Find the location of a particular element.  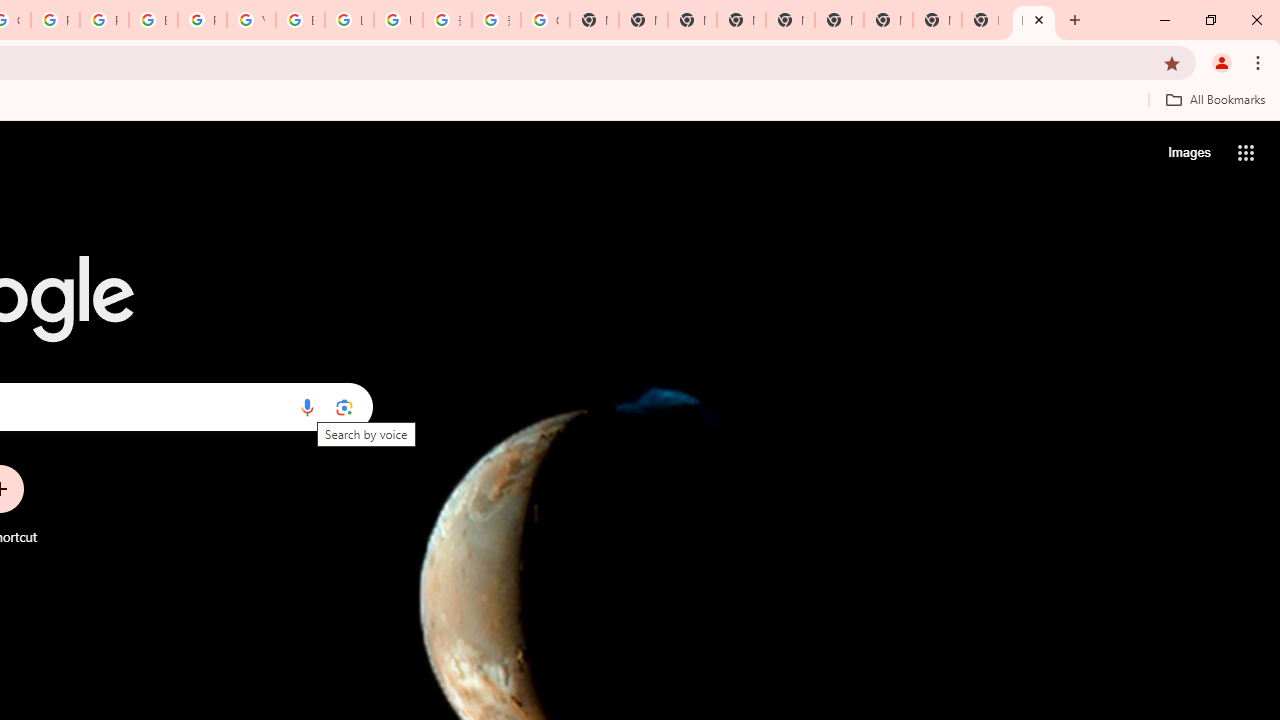

'New Tab' is located at coordinates (1034, 20).